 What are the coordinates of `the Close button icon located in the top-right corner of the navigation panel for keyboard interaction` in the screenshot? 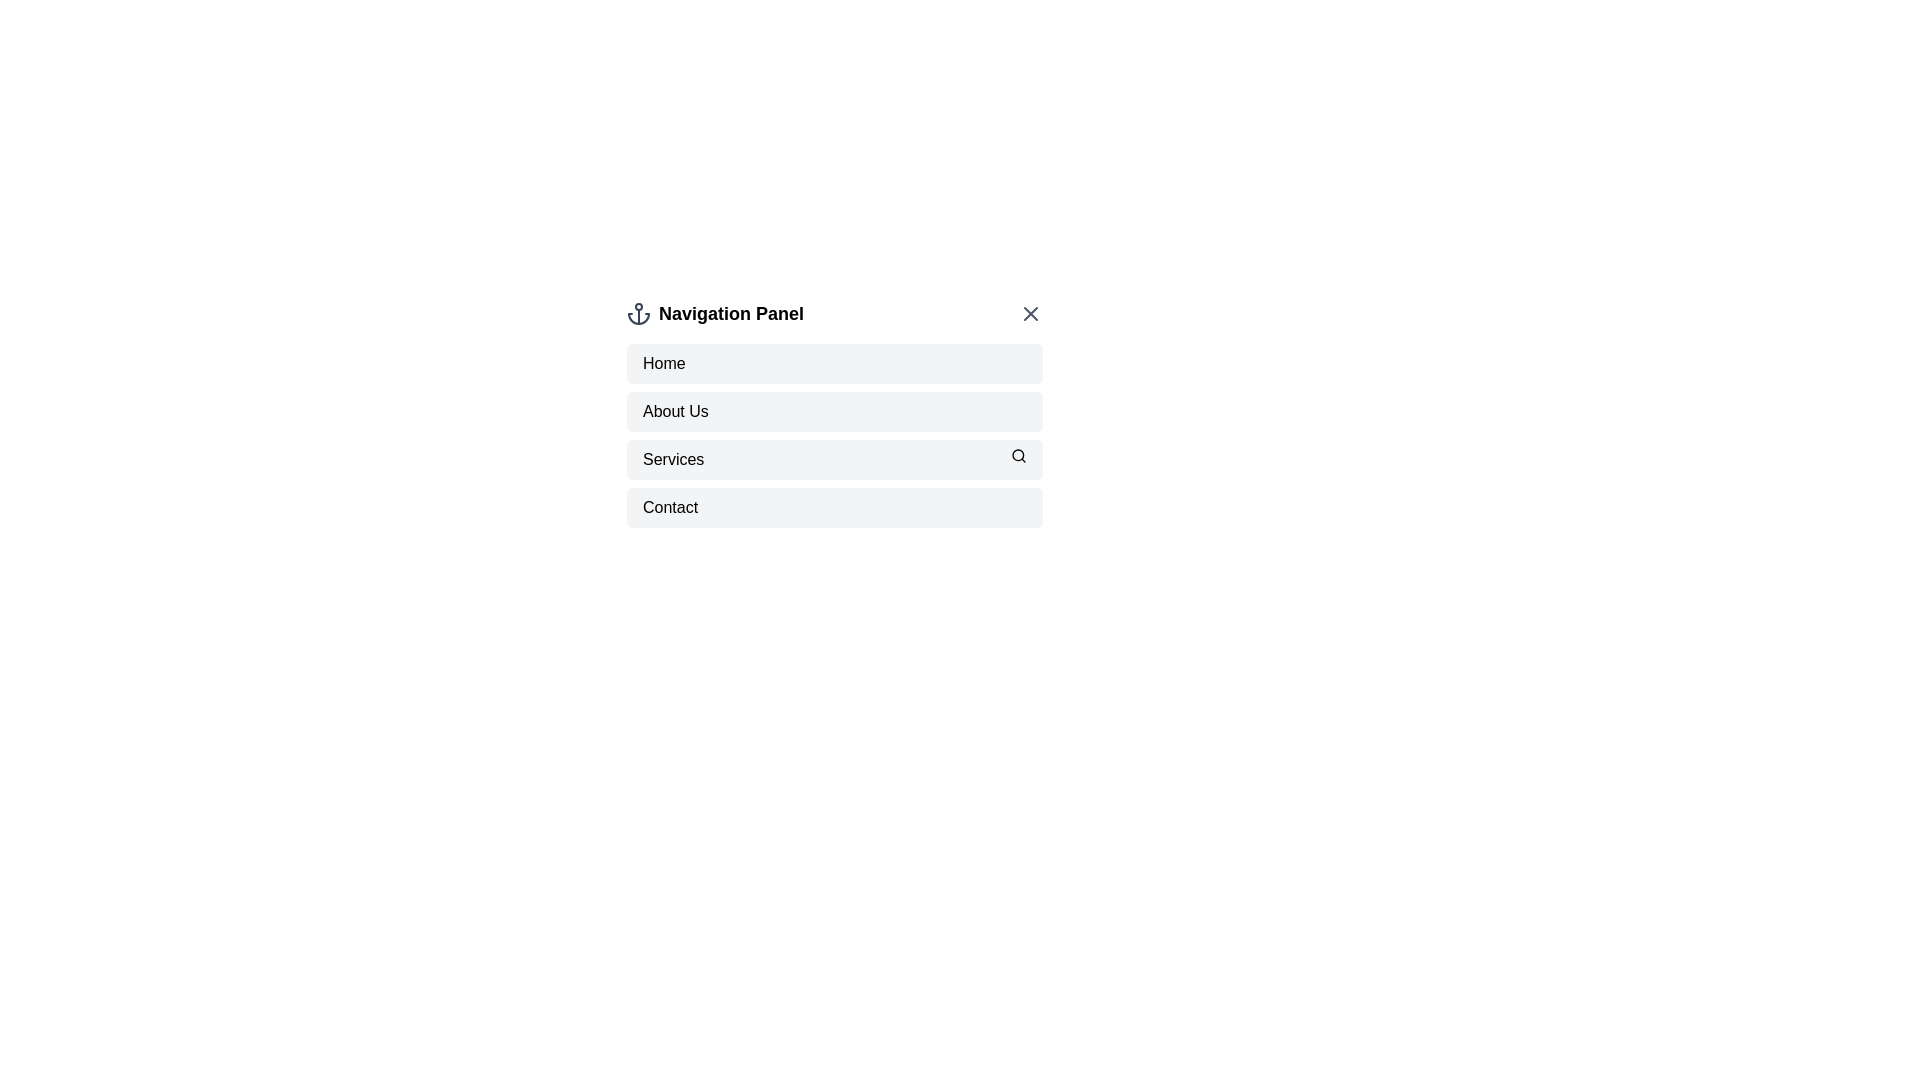 It's located at (1031, 313).